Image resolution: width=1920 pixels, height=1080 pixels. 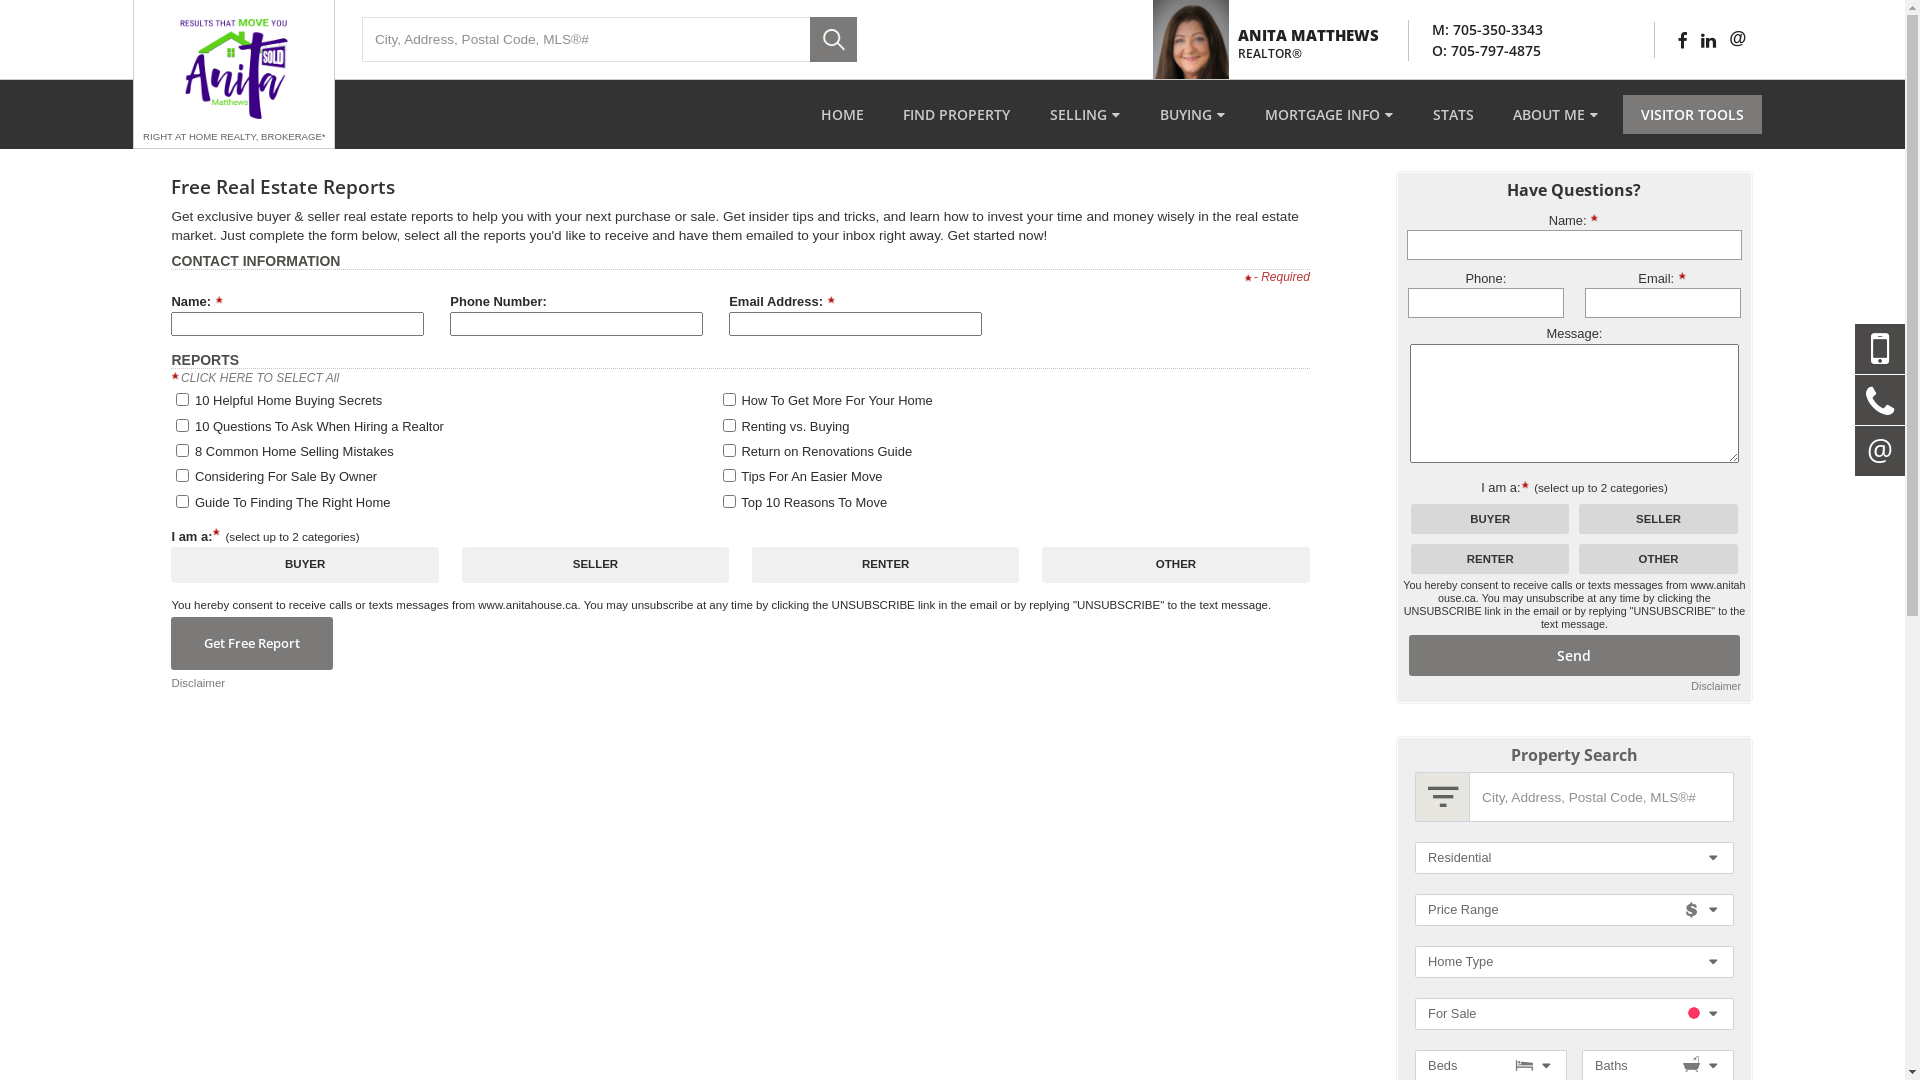 I want to click on 'SELLING', so click(x=1083, y=114).